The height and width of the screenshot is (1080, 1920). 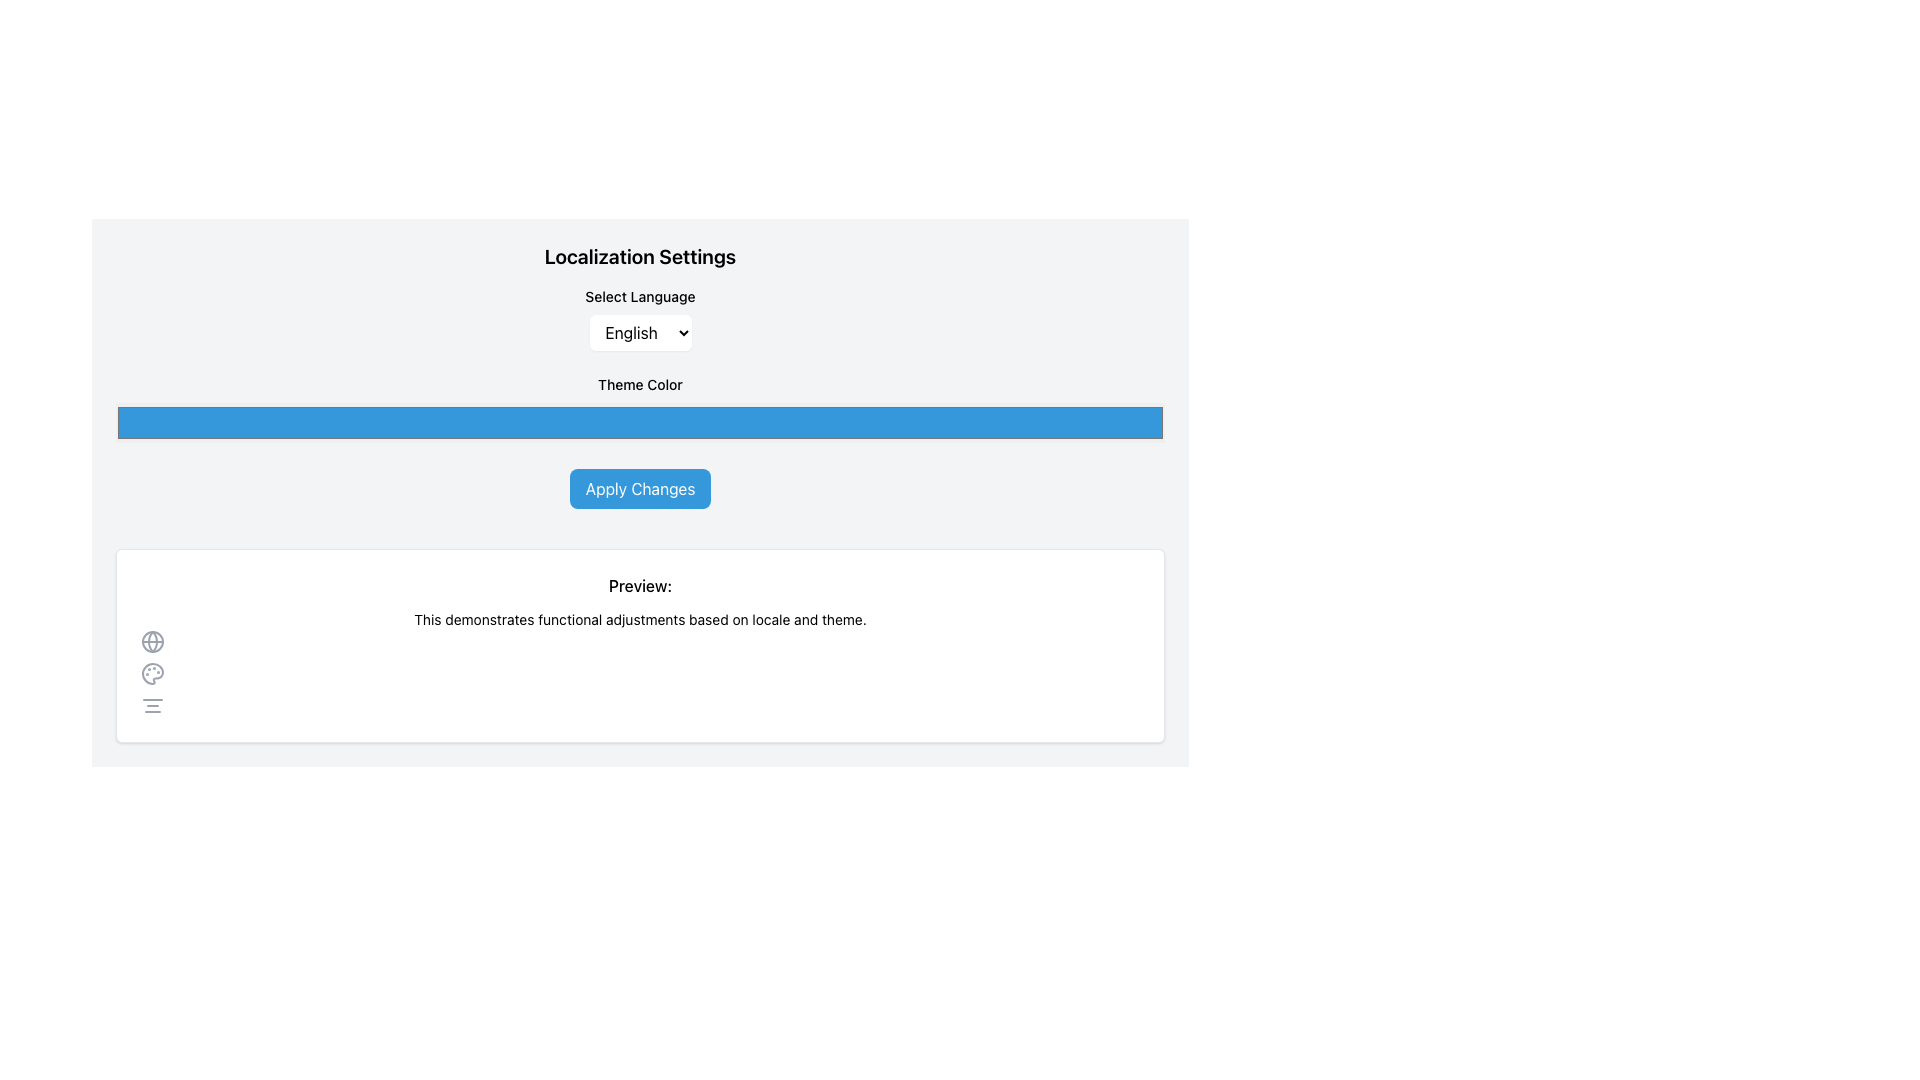 What do you see at coordinates (640, 318) in the screenshot?
I see `the dropdown menu for selecting a preferred language located under the 'Select Language' label in the 'Localization Settings' section` at bounding box center [640, 318].